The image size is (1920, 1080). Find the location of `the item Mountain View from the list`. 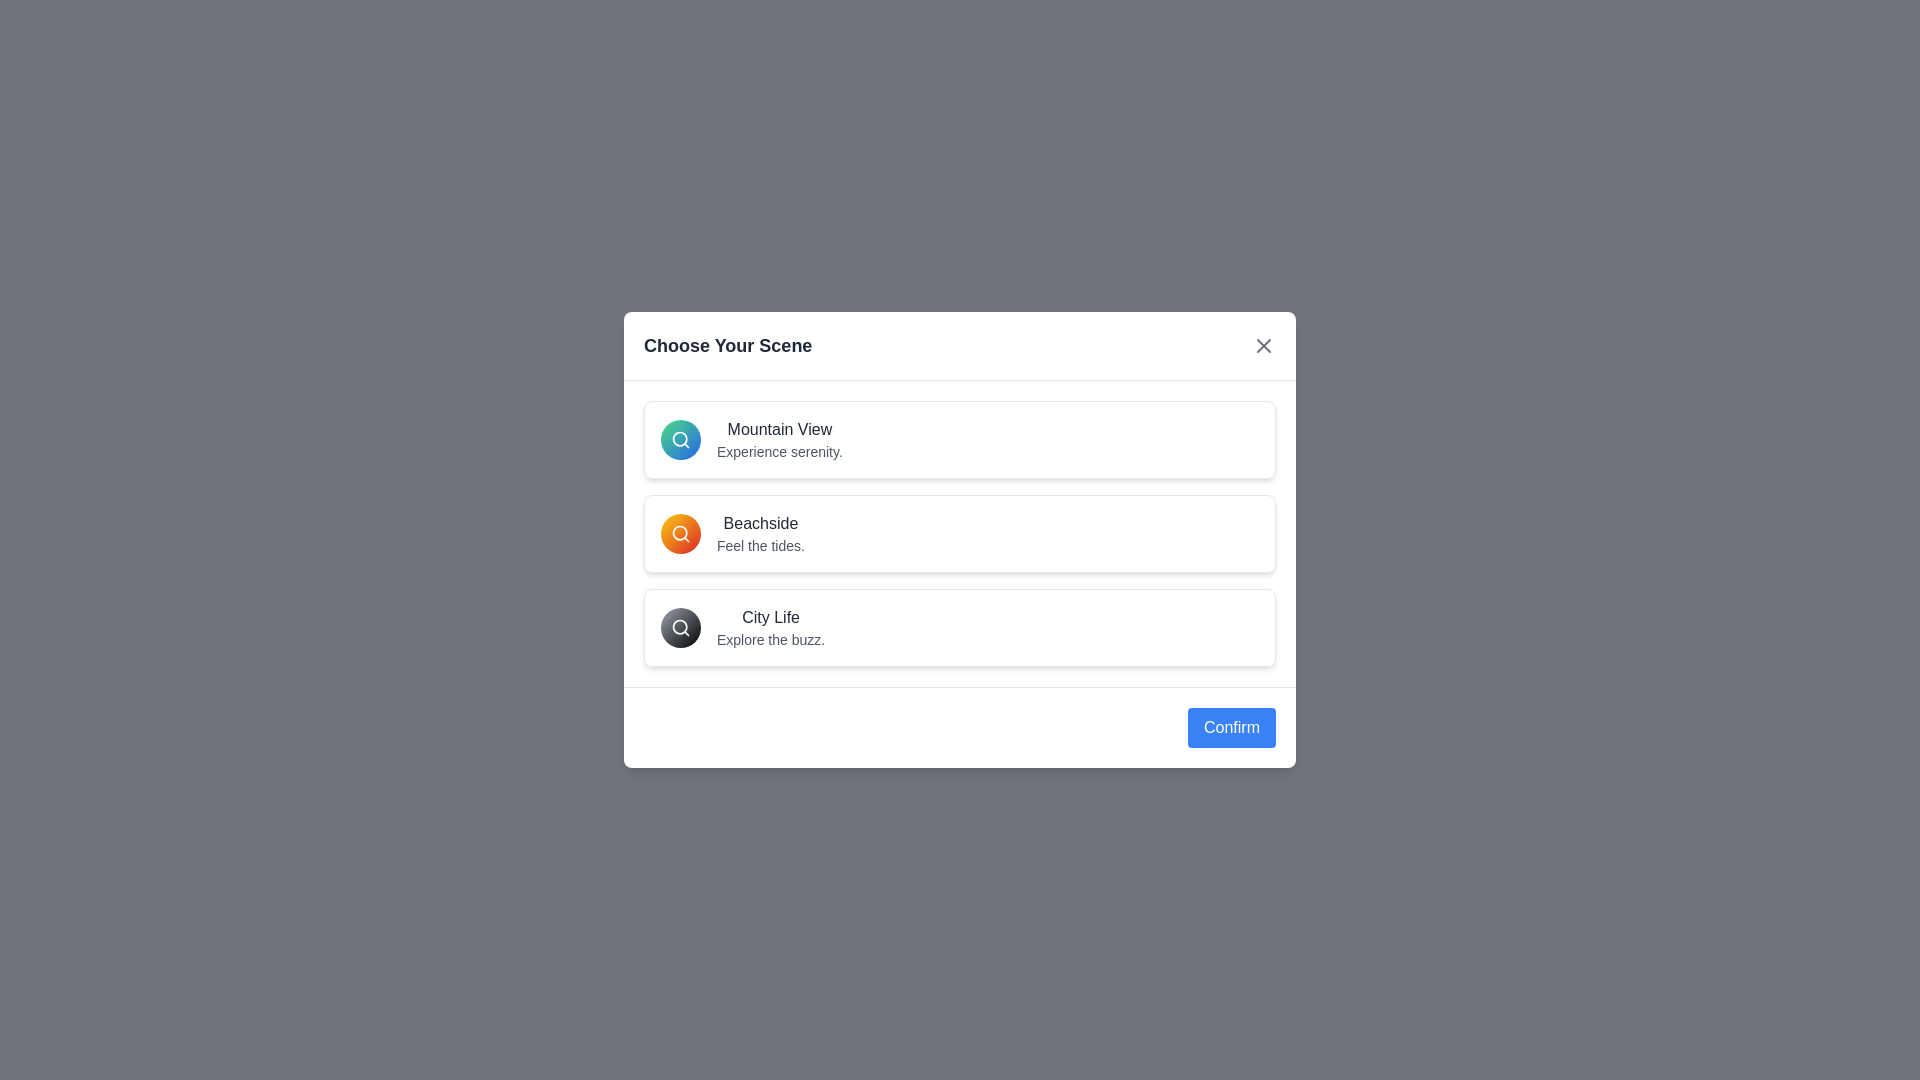

the item Mountain View from the list is located at coordinates (960, 438).